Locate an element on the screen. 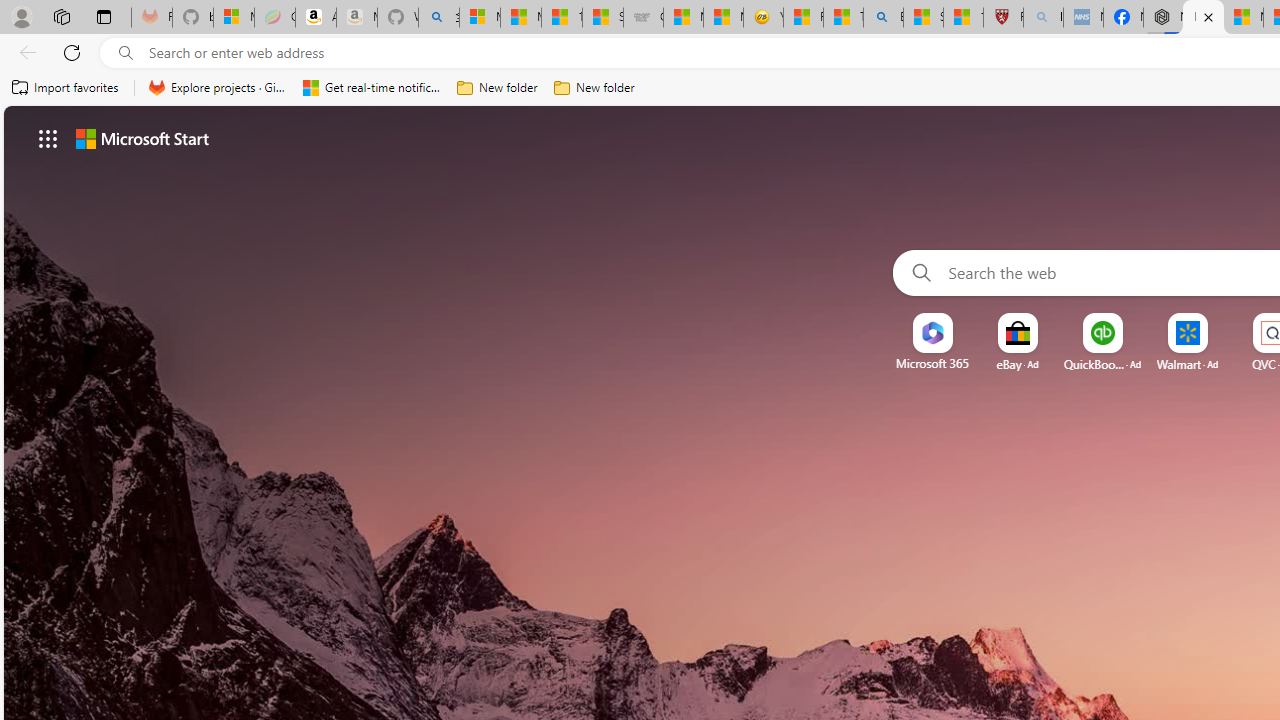  'New folder' is located at coordinates (593, 87).